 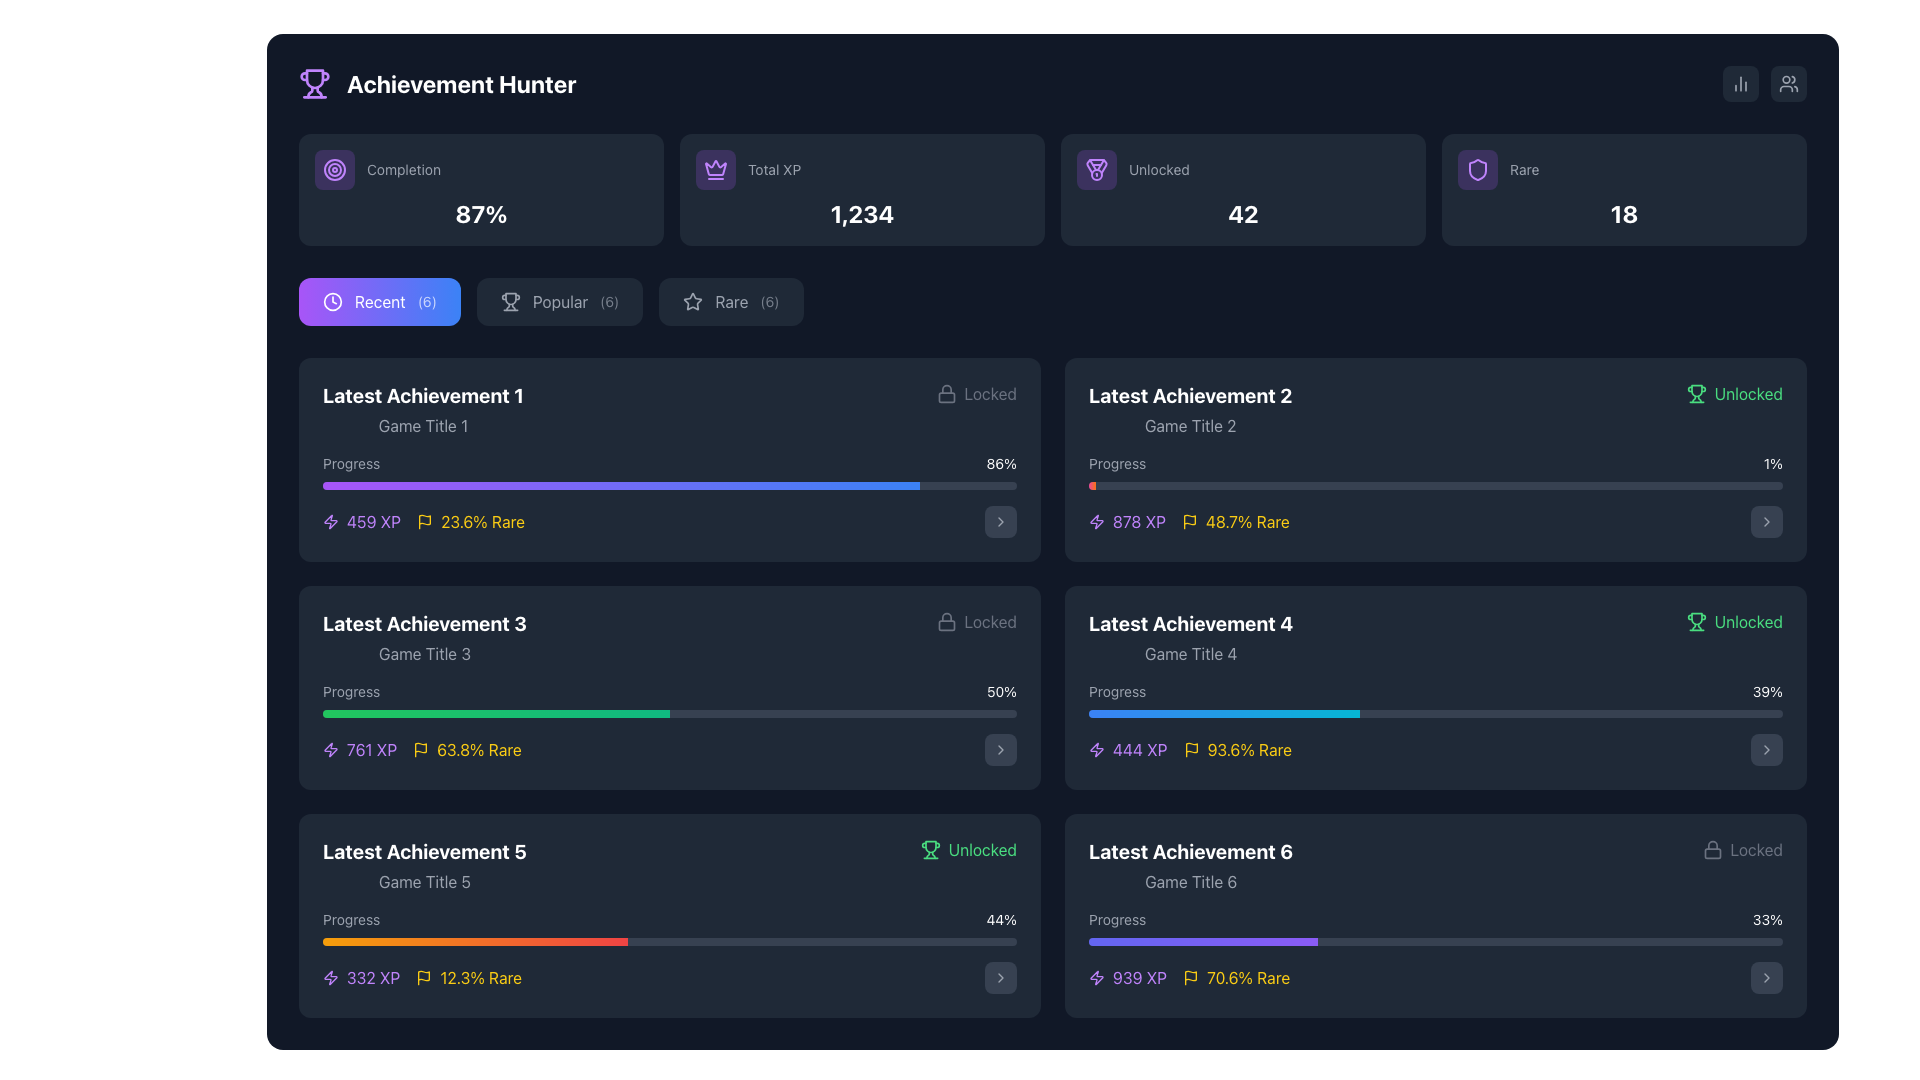 What do you see at coordinates (1096, 168) in the screenshot?
I see `the unlocked achievement icon located at the top-right section of the interface within the summary card labeled 'Unlocked'` at bounding box center [1096, 168].